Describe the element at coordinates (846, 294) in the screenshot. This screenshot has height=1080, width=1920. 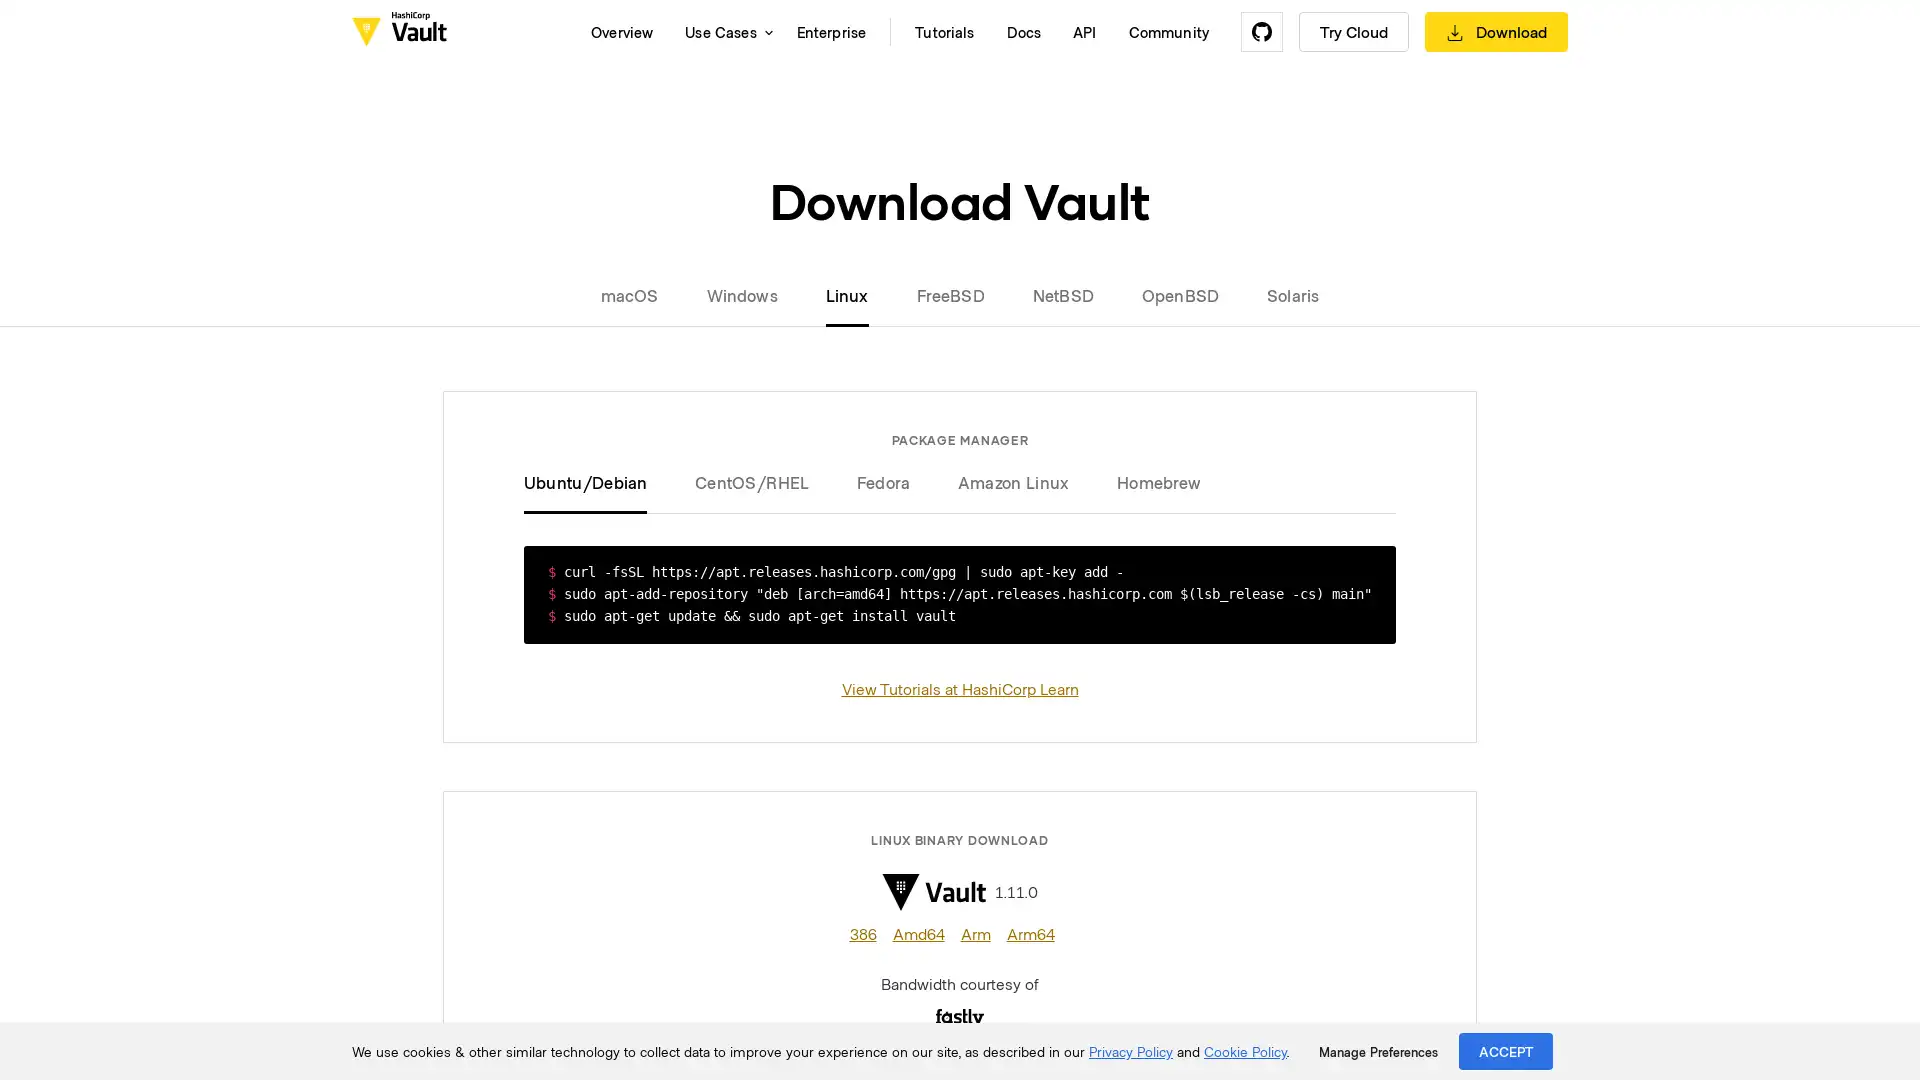
I see `Linux` at that location.